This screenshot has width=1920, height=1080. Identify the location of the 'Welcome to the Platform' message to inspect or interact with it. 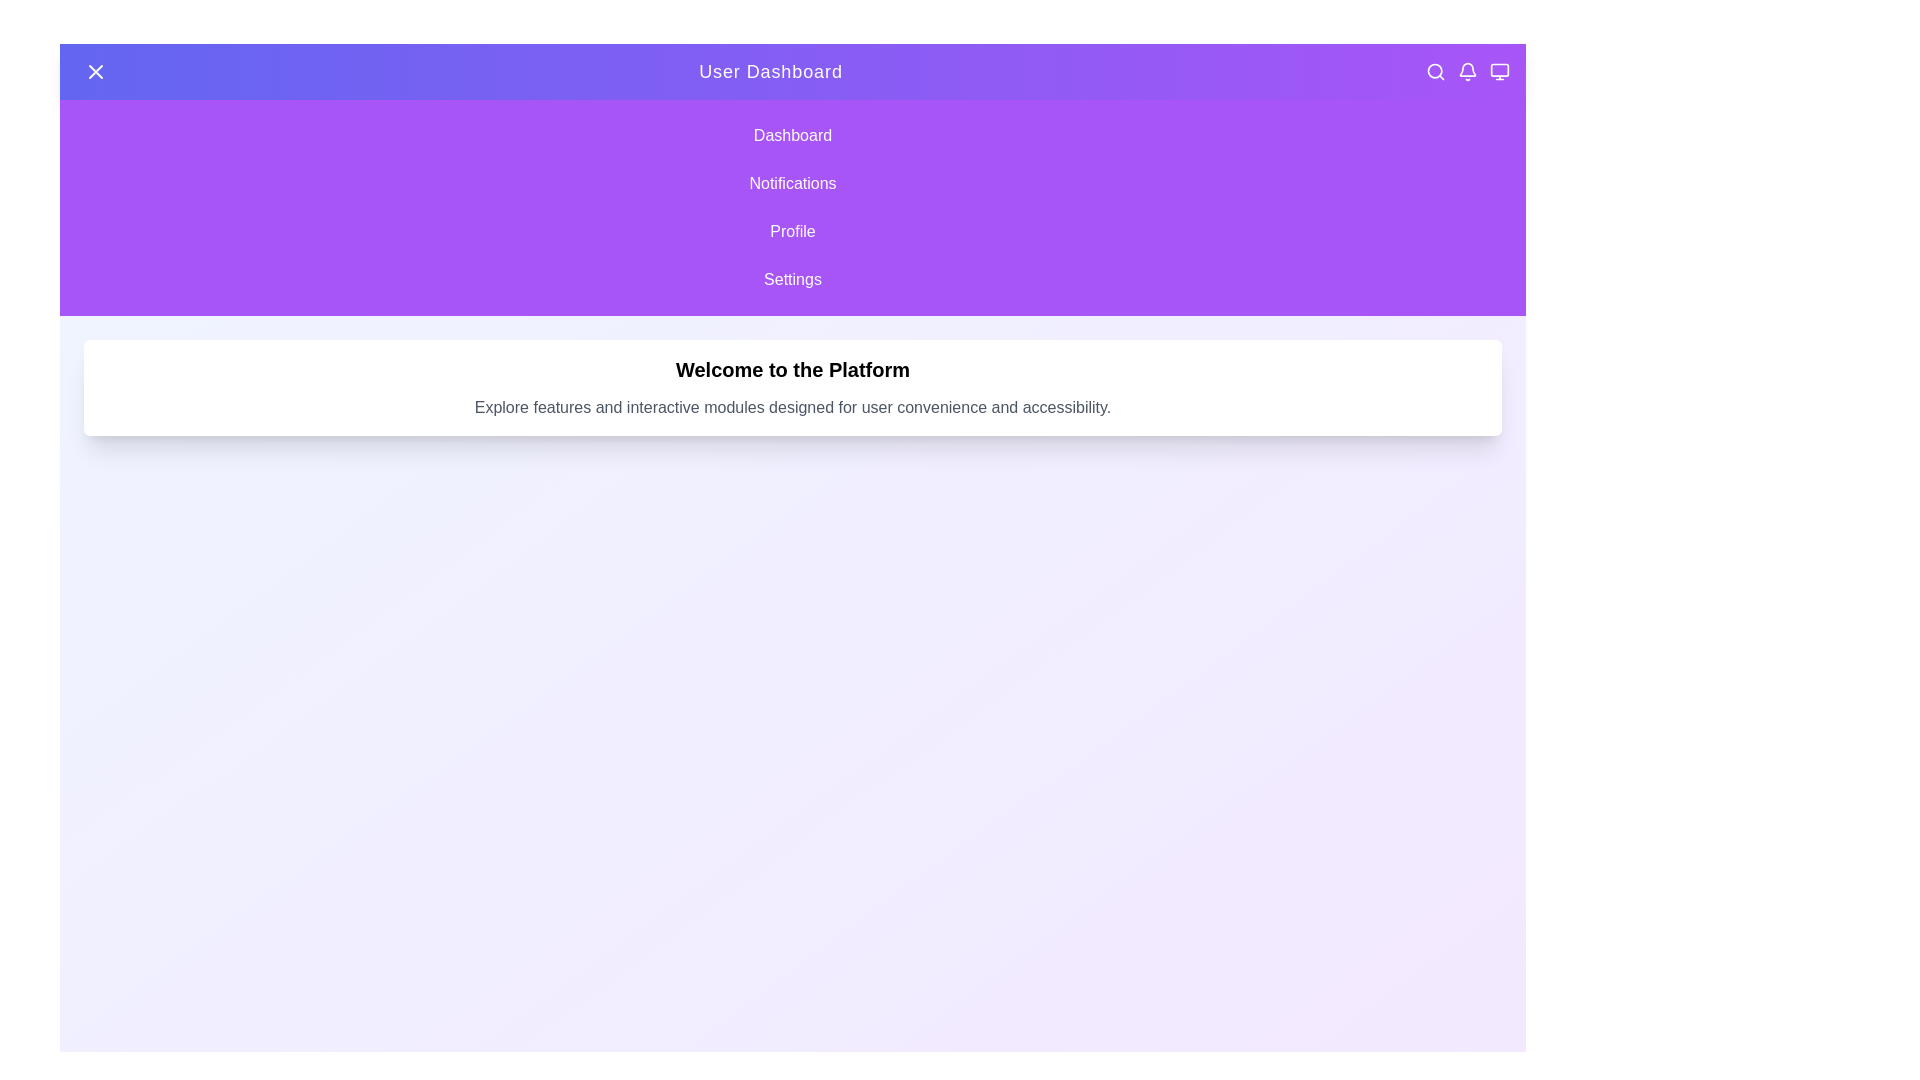
(791, 370).